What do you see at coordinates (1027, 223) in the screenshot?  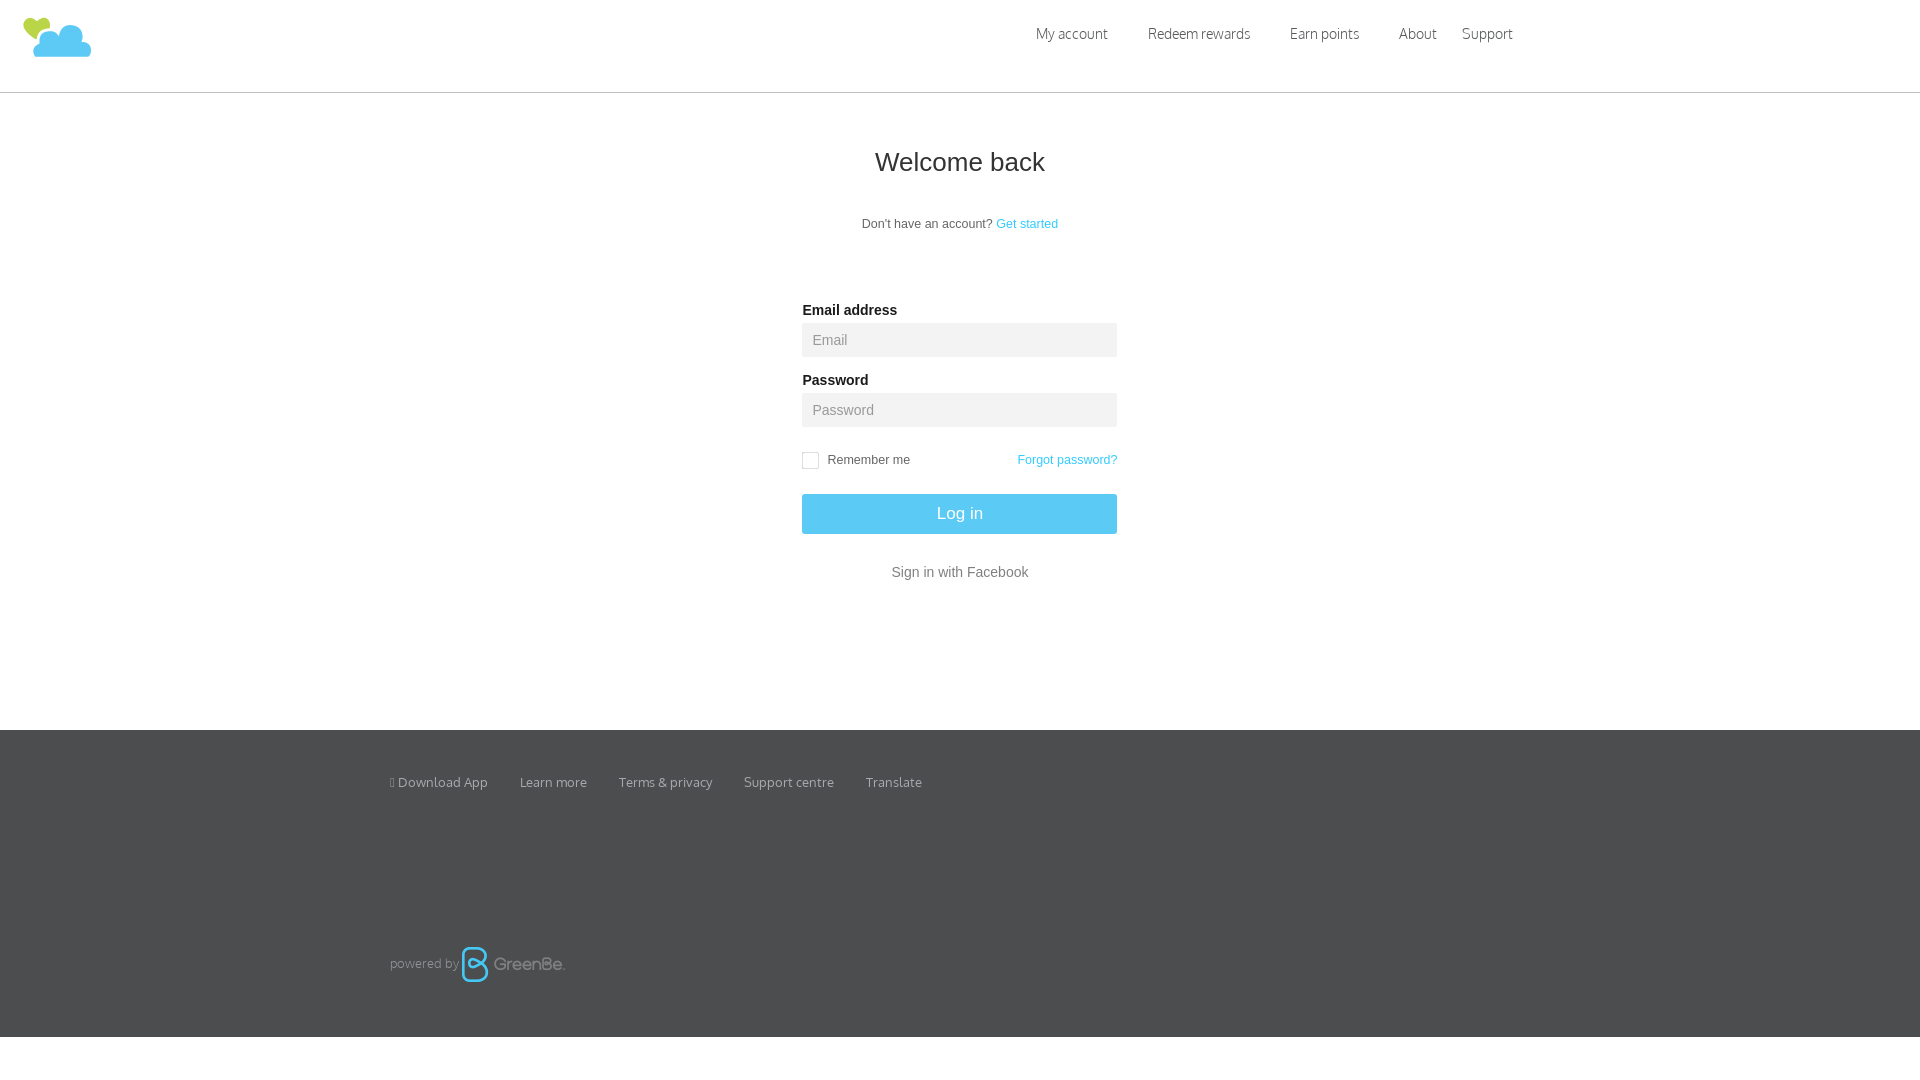 I see `'Get started'` at bounding box center [1027, 223].